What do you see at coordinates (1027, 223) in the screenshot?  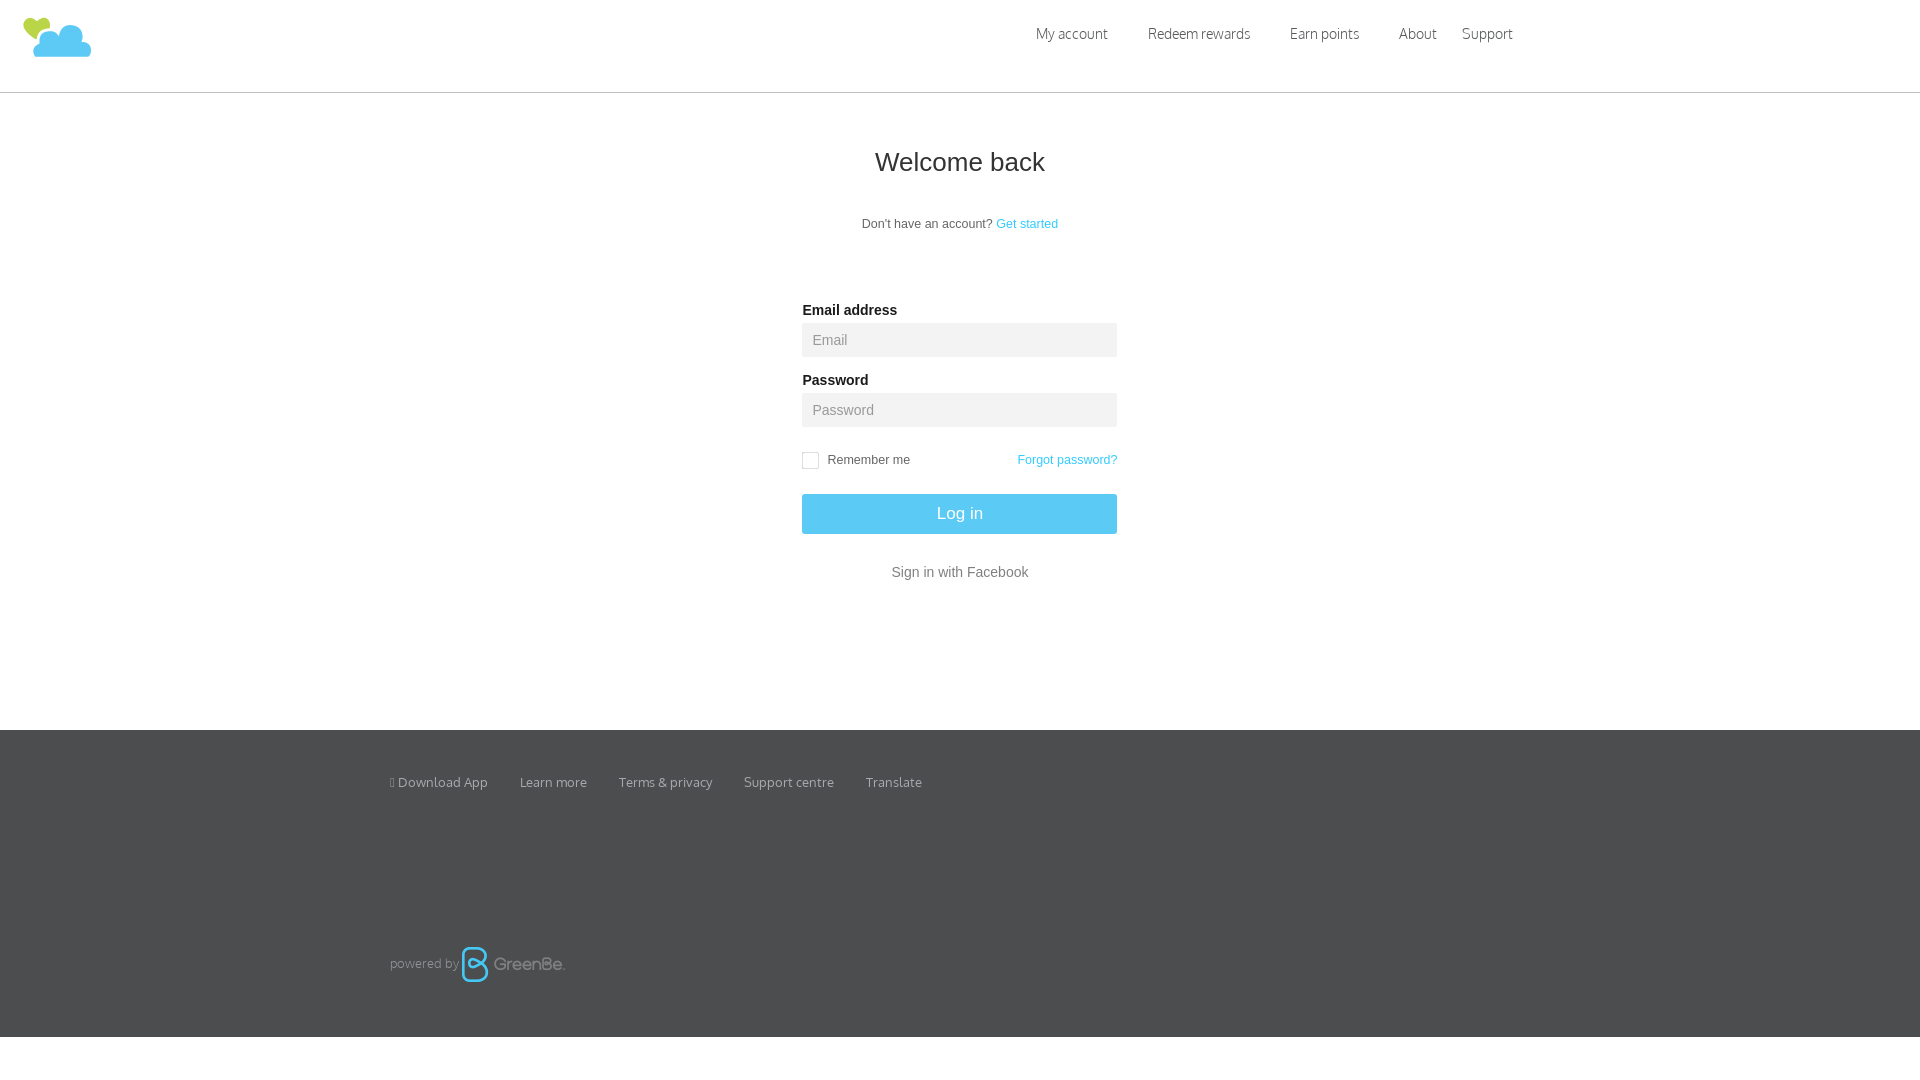 I see `'Get started'` at bounding box center [1027, 223].